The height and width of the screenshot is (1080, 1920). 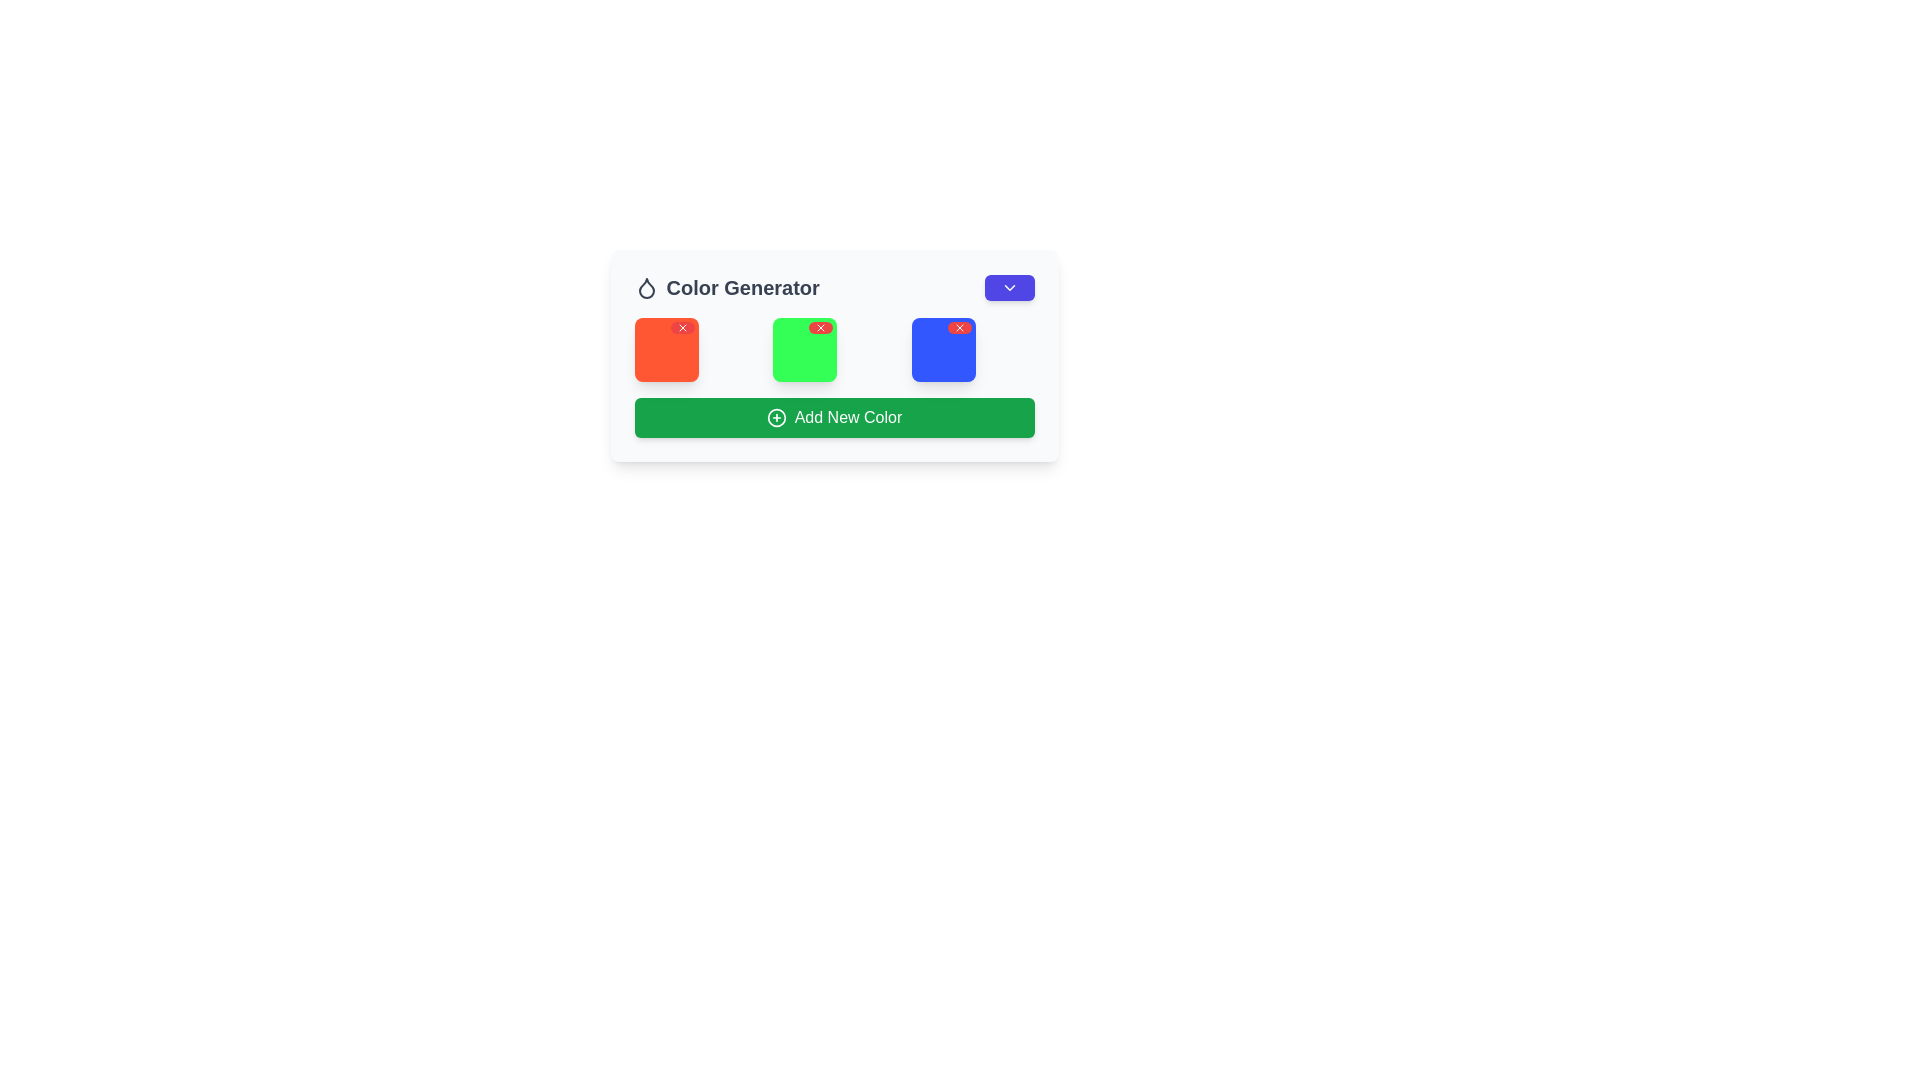 I want to click on the SVG graphical element (circle within the 'Add New Color' button icon) by clicking on it, so click(x=775, y=416).